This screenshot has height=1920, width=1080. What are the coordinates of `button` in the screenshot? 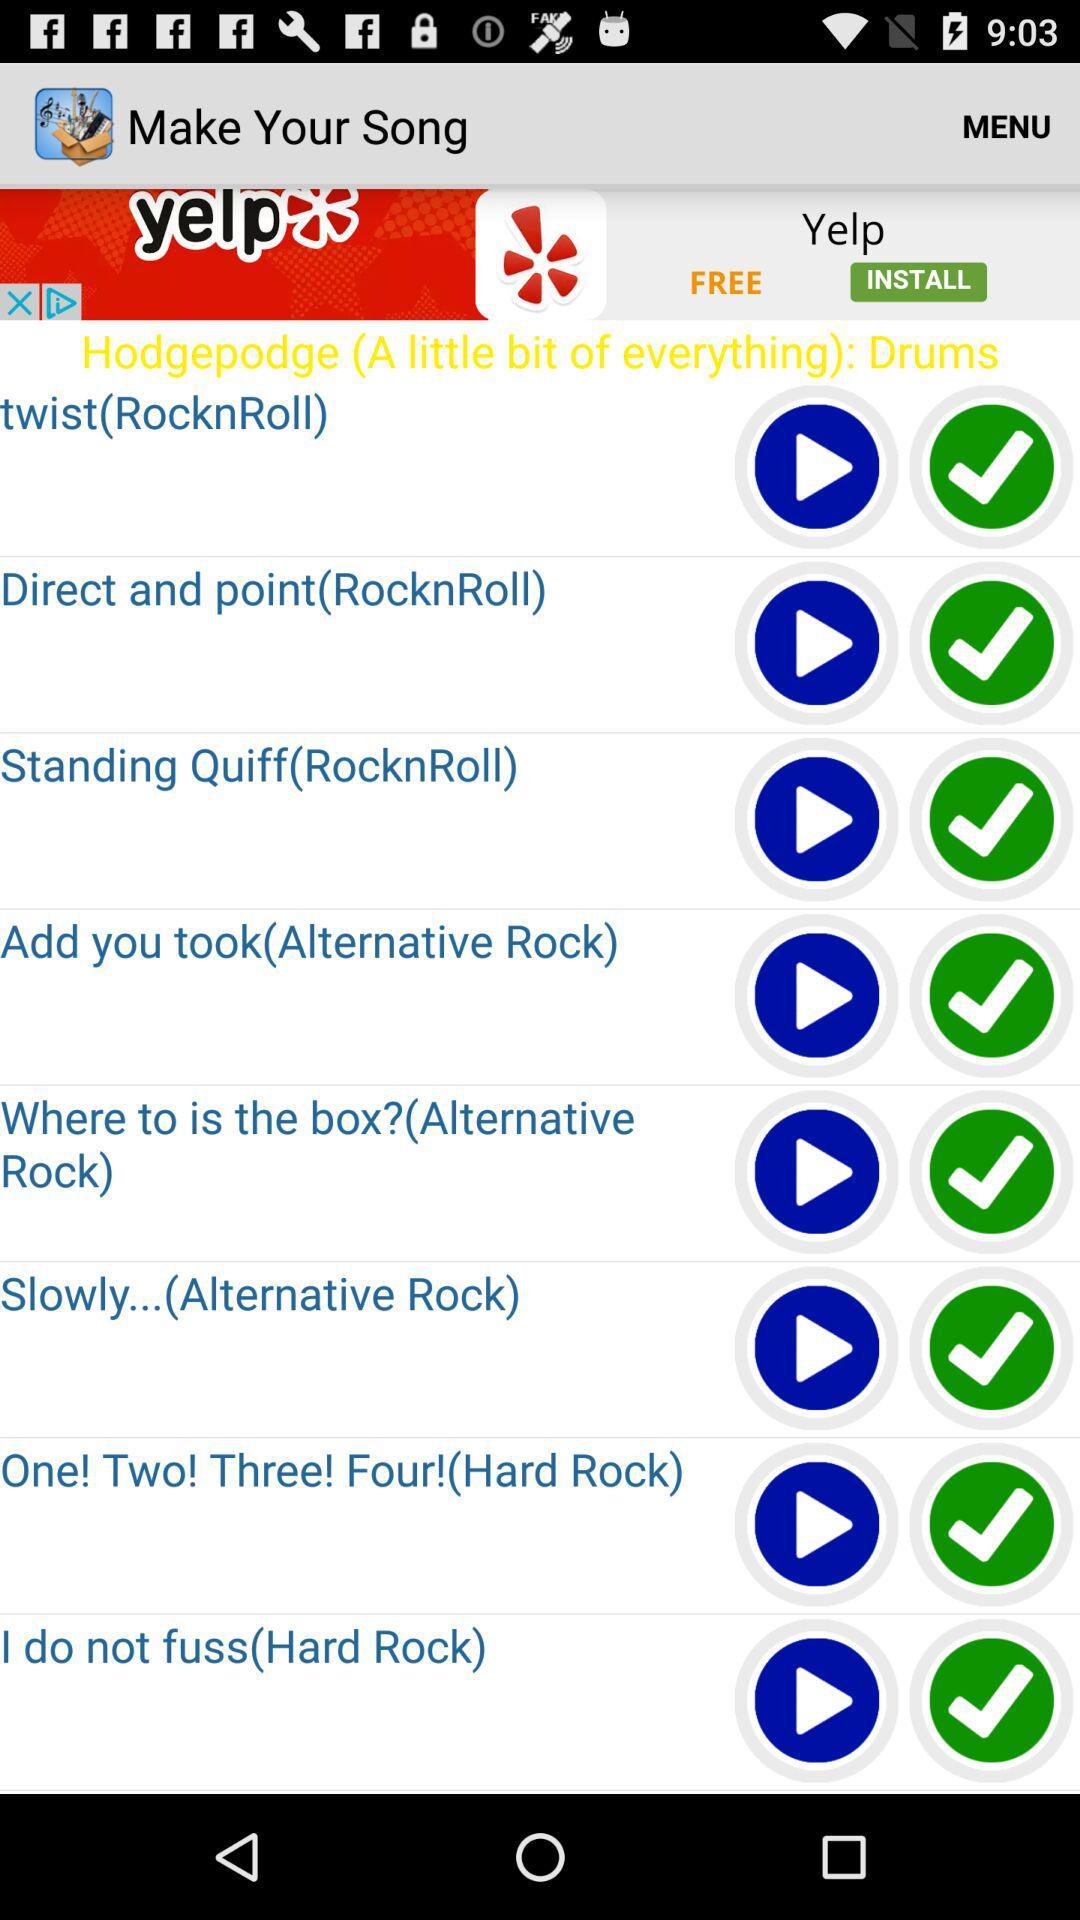 It's located at (817, 820).